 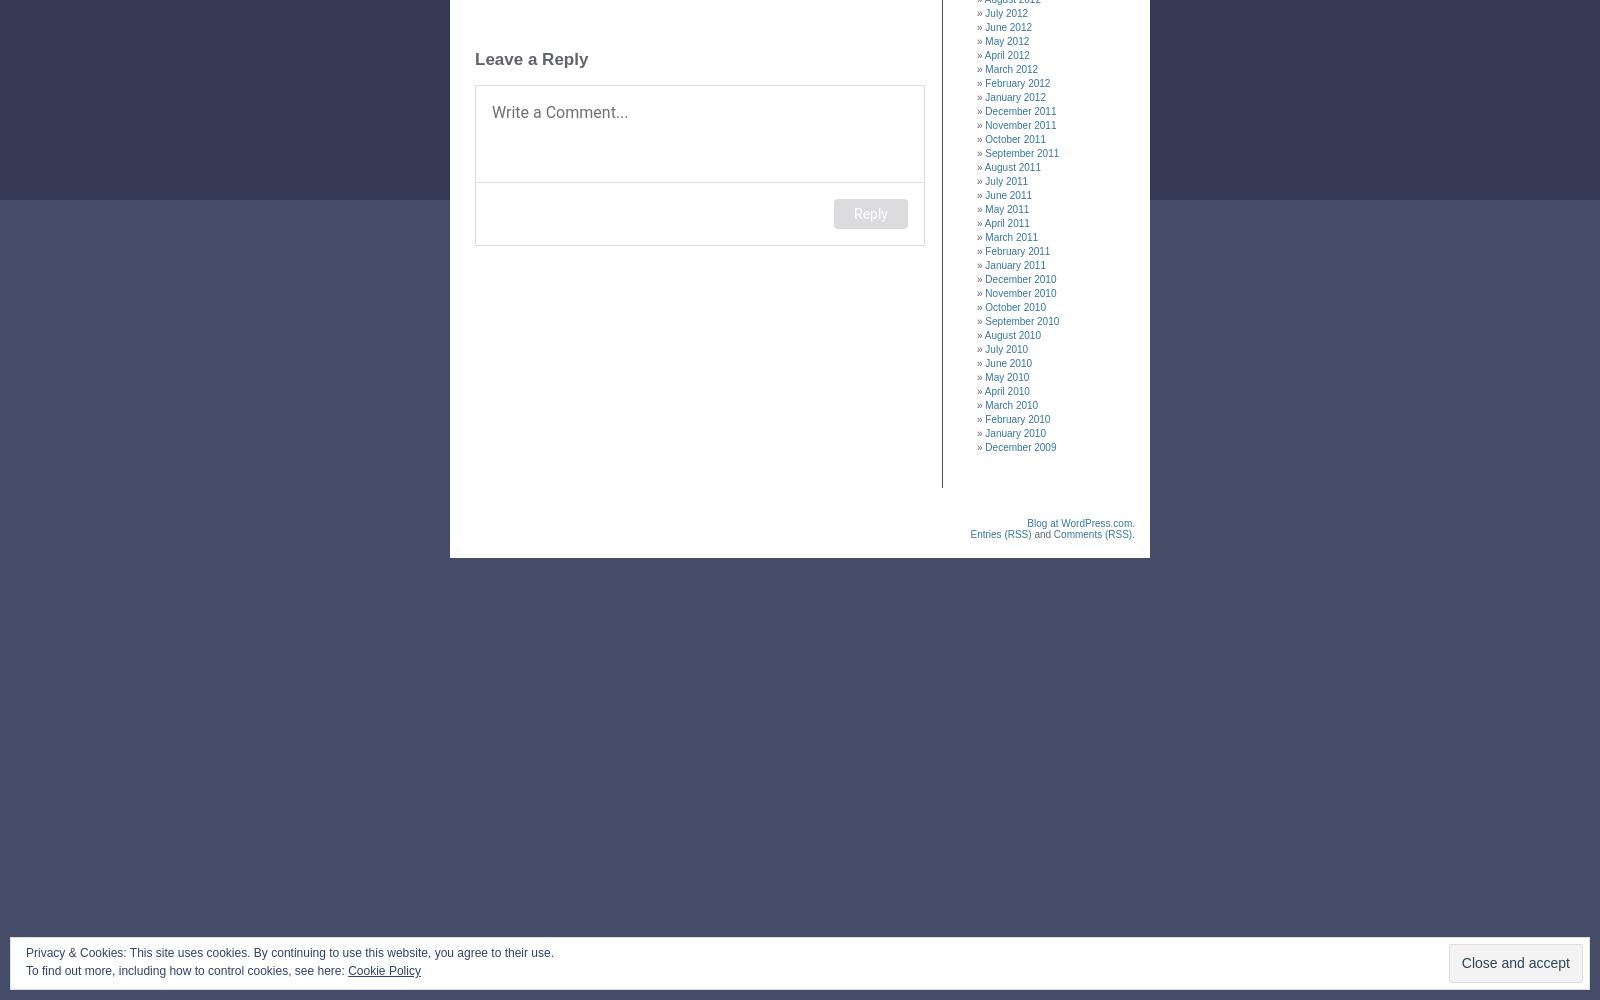 What do you see at coordinates (1006, 348) in the screenshot?
I see `'July 2010'` at bounding box center [1006, 348].